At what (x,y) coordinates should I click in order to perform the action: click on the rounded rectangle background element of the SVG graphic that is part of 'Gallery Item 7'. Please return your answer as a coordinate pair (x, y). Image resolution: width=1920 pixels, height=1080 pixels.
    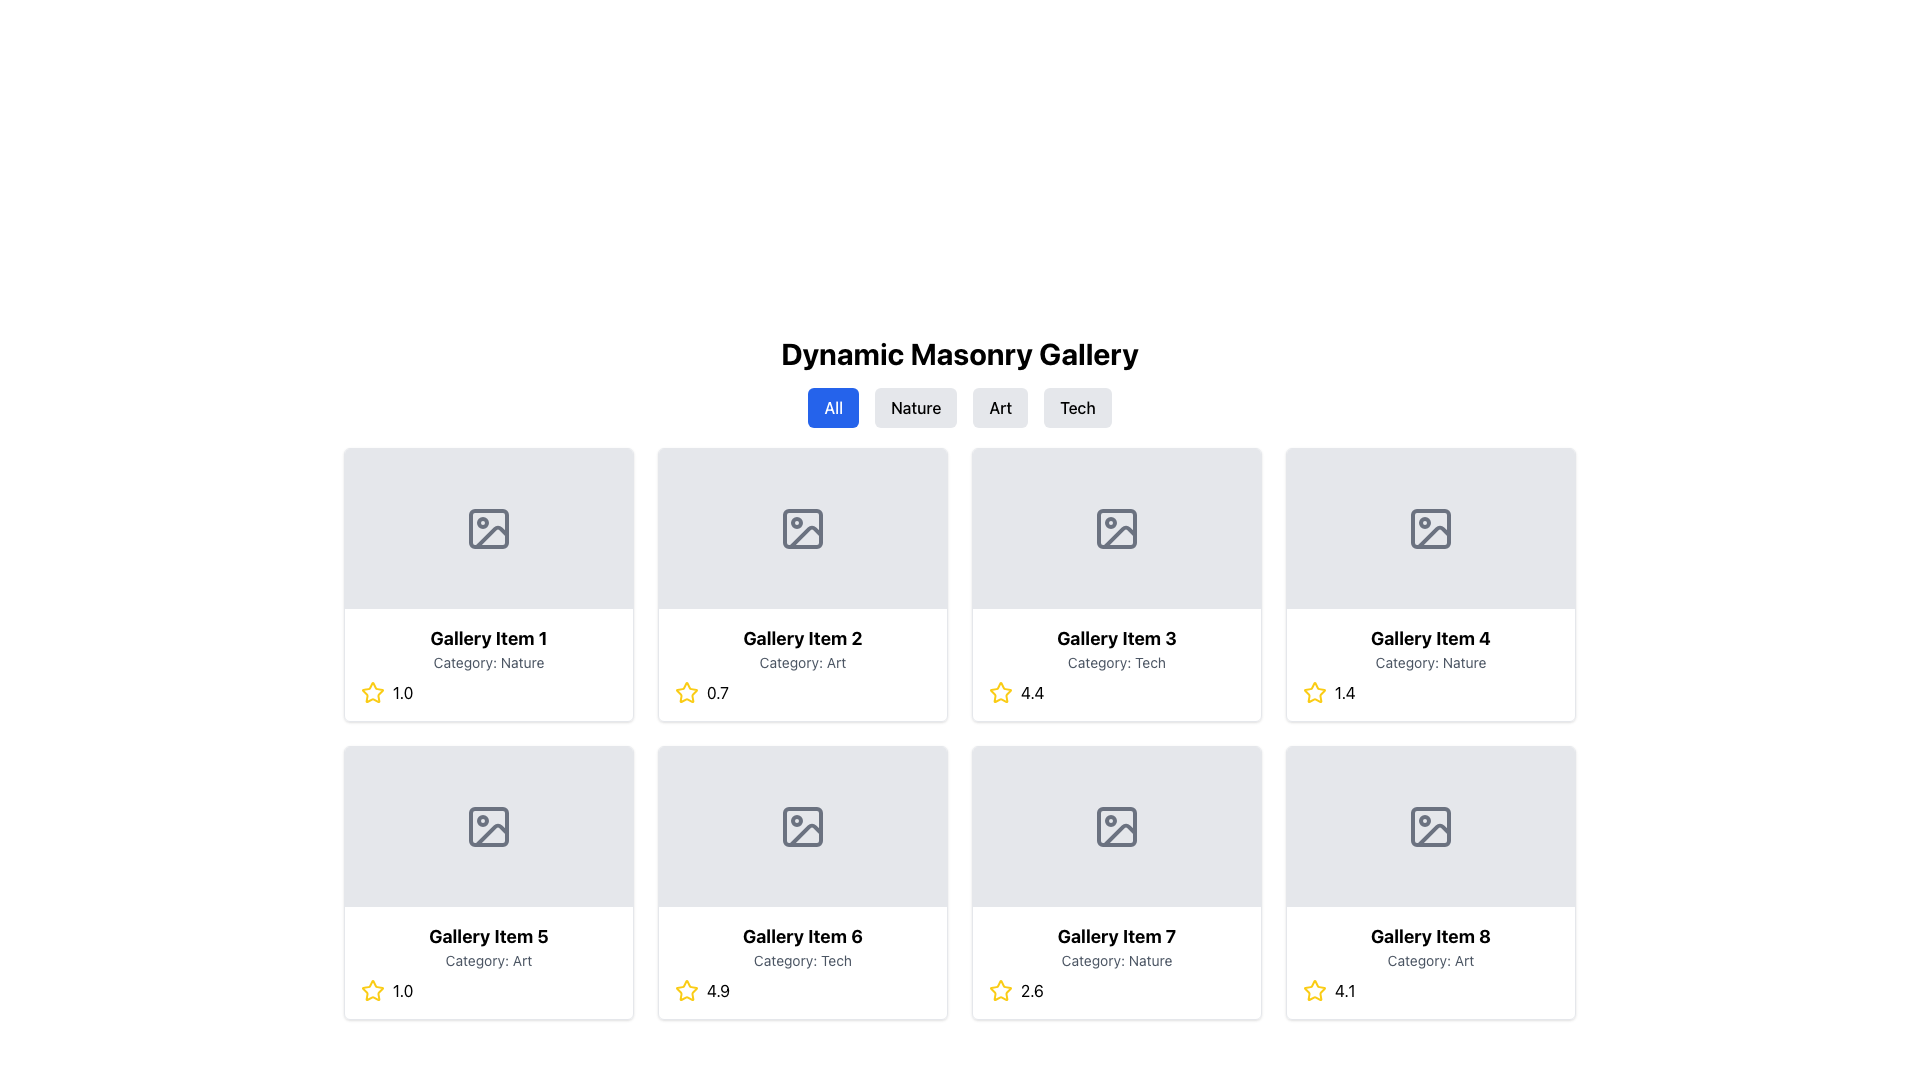
    Looking at the image, I should click on (1116, 826).